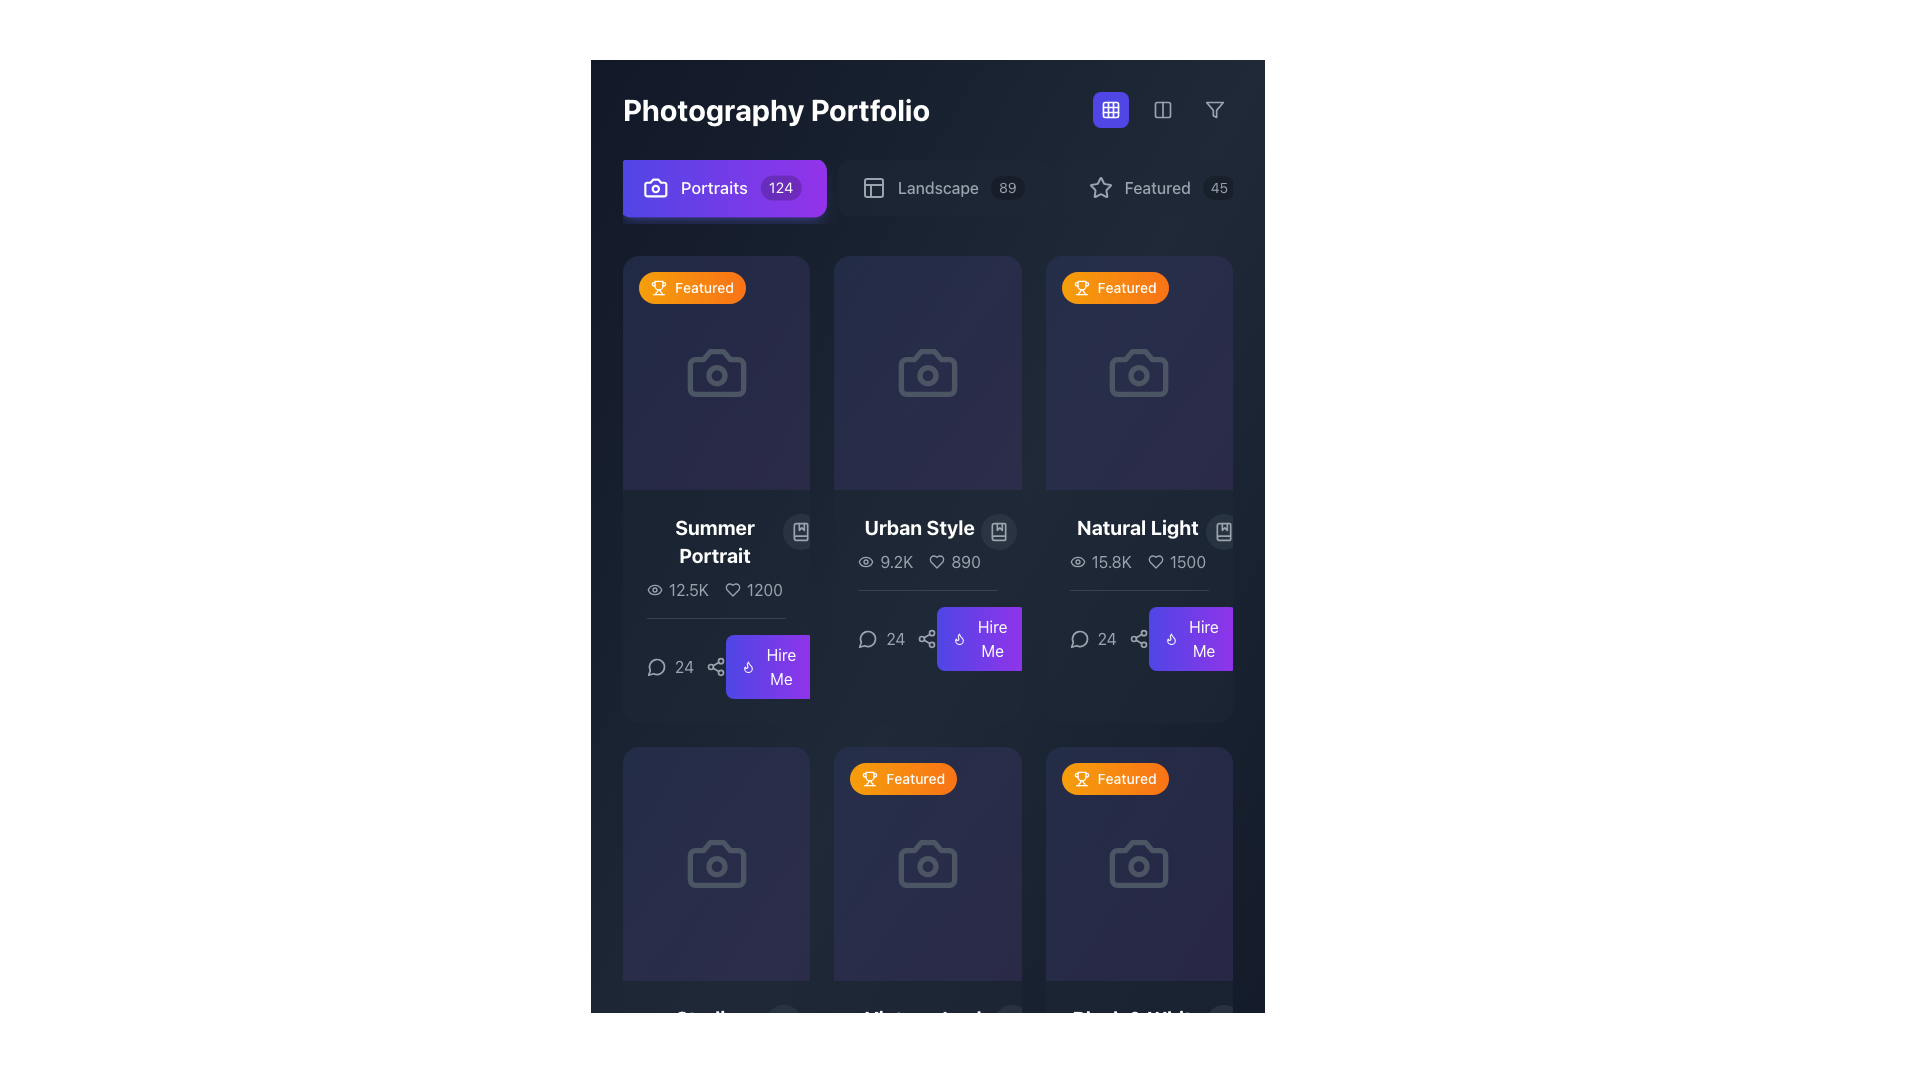  What do you see at coordinates (1139, 630) in the screenshot?
I see `the sharing icon within the 'Natural Light' card` at bounding box center [1139, 630].